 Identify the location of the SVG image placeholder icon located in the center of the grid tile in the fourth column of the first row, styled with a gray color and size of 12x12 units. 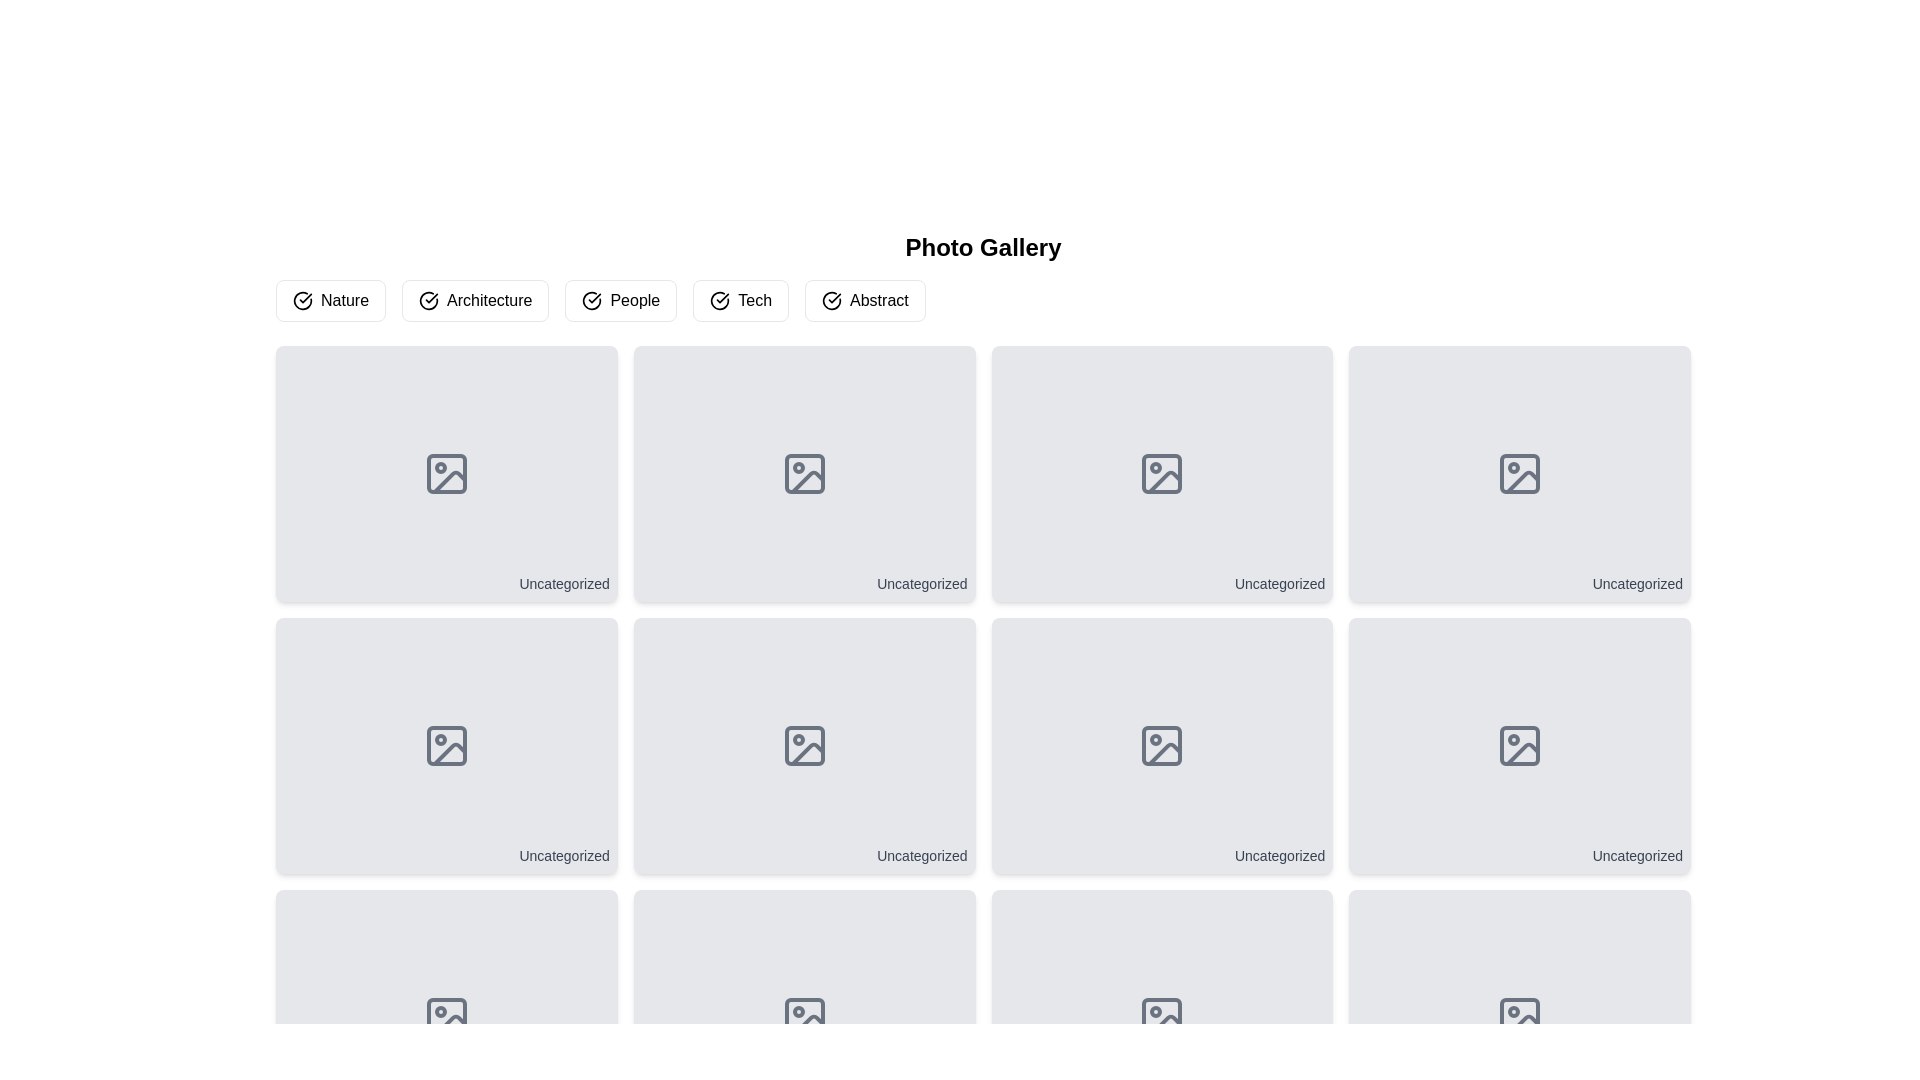
(1520, 474).